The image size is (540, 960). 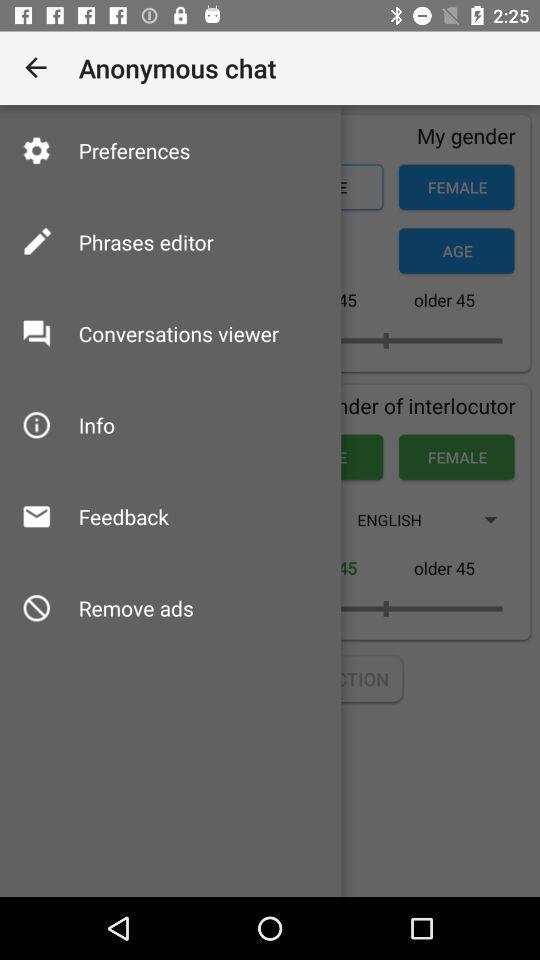 What do you see at coordinates (178, 333) in the screenshot?
I see `the conversations viewer` at bounding box center [178, 333].